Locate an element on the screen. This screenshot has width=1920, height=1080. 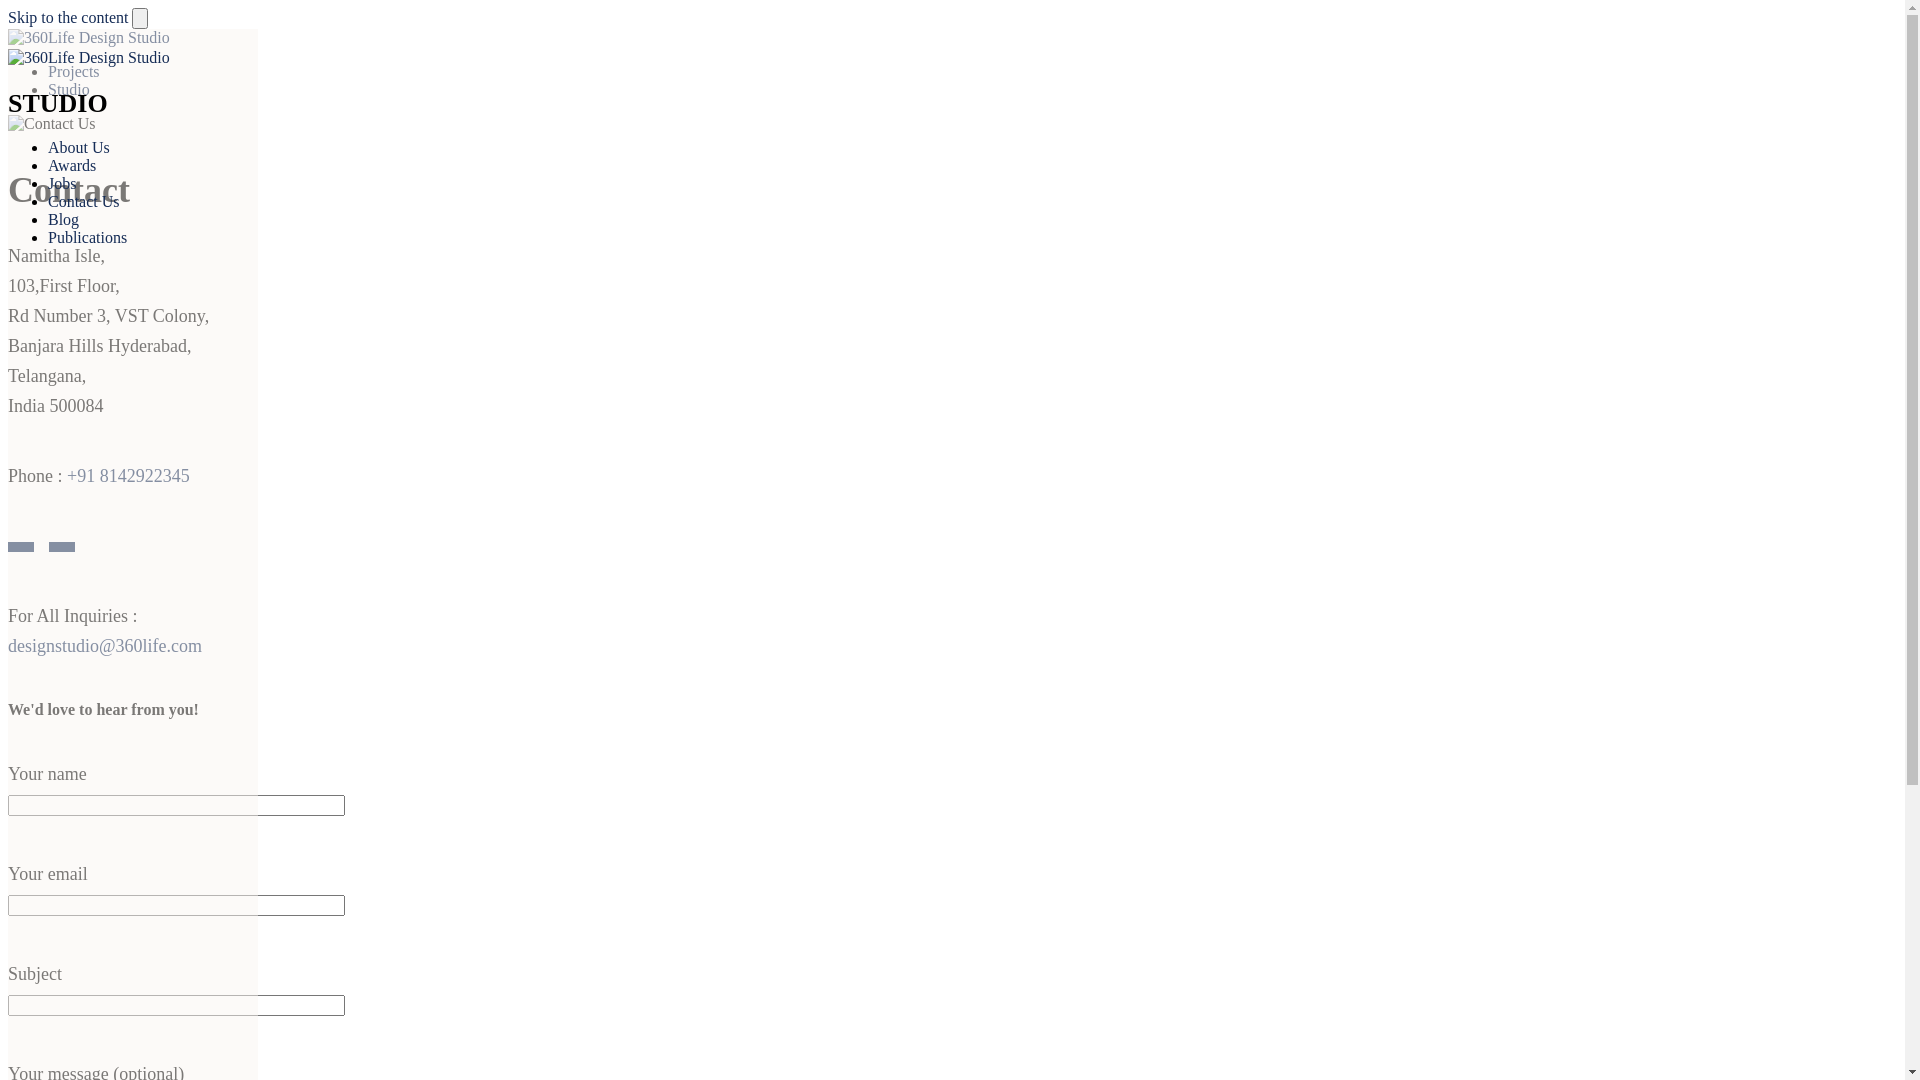
'Skip to the content' is located at coordinates (8, 17).